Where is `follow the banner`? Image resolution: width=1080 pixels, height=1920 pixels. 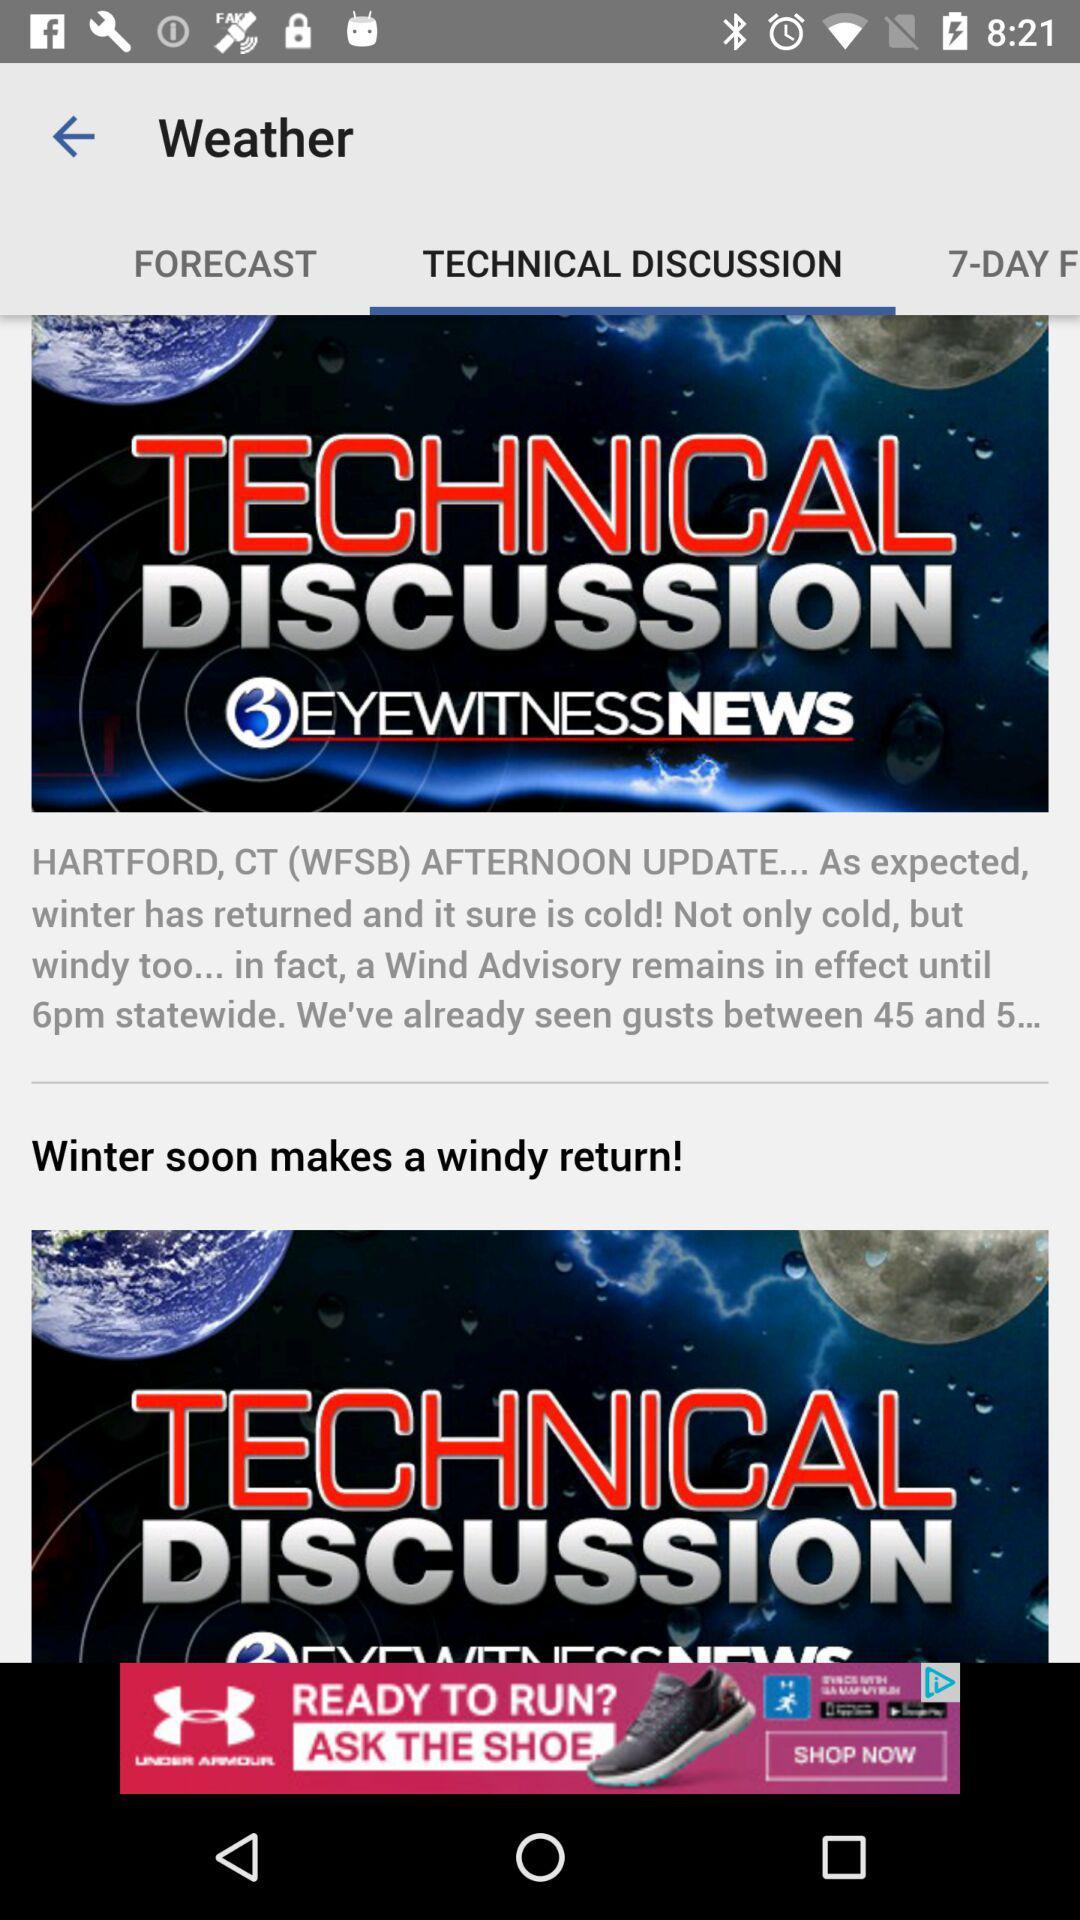
follow the banner is located at coordinates (540, 1727).